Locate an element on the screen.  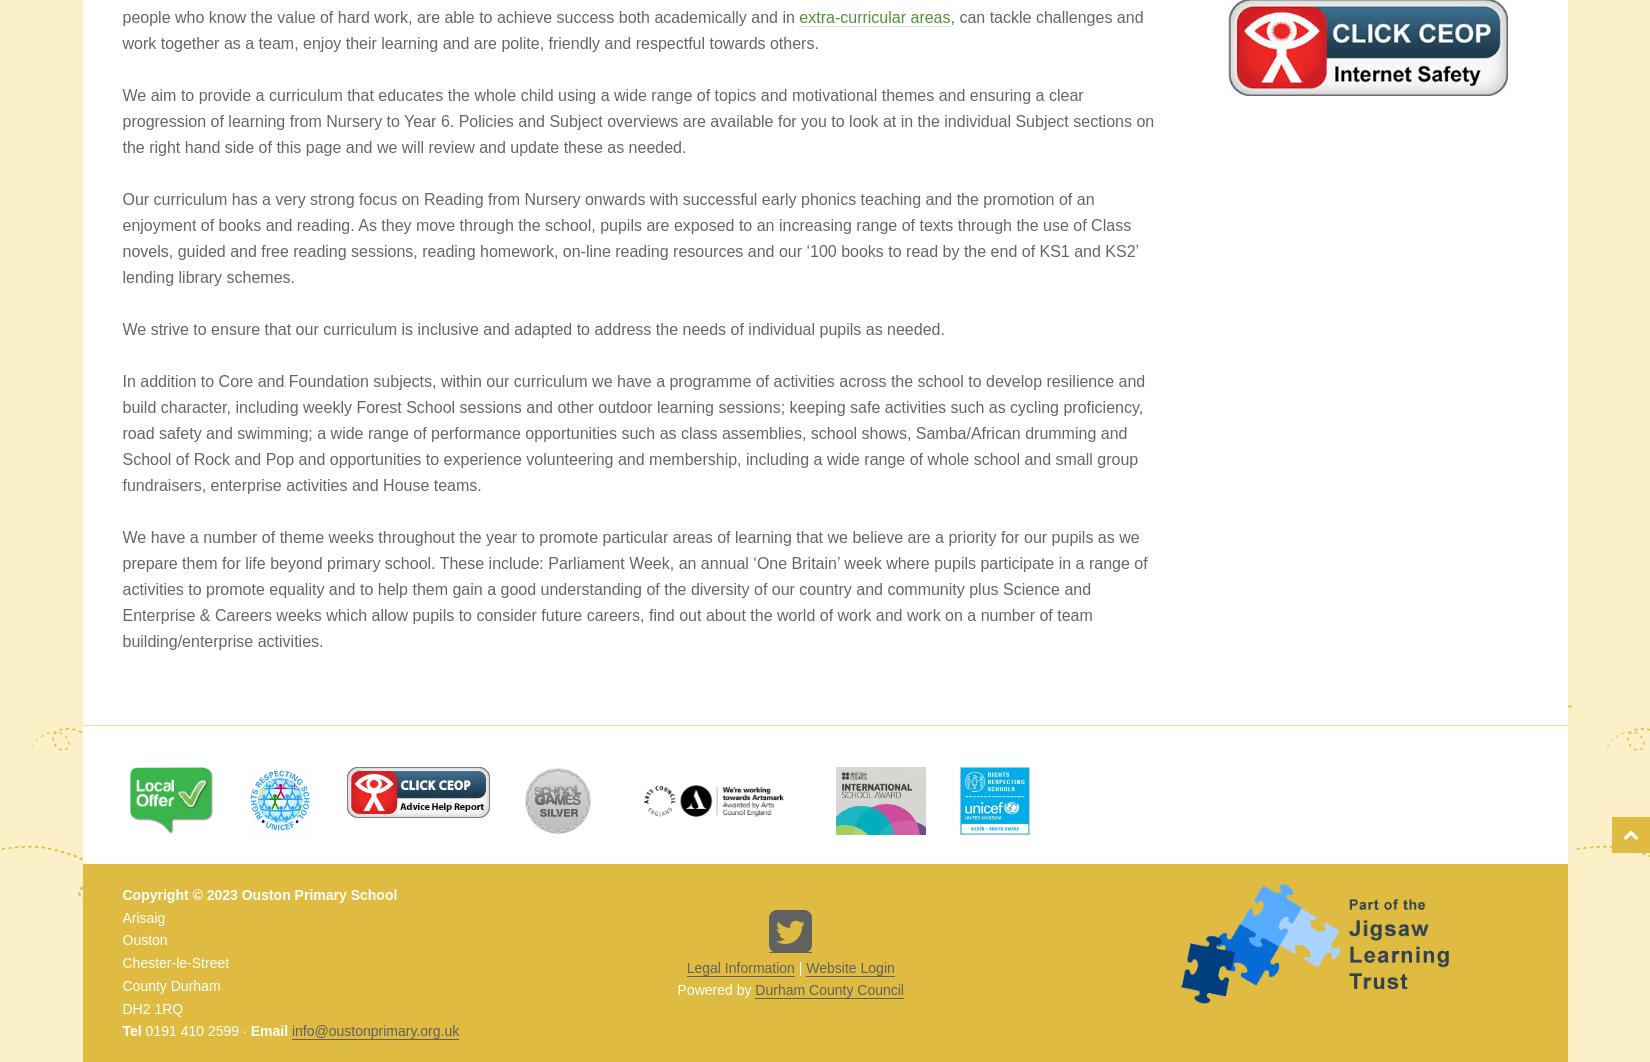
'0191 410 2599
 ·' is located at coordinates (195, 1029).